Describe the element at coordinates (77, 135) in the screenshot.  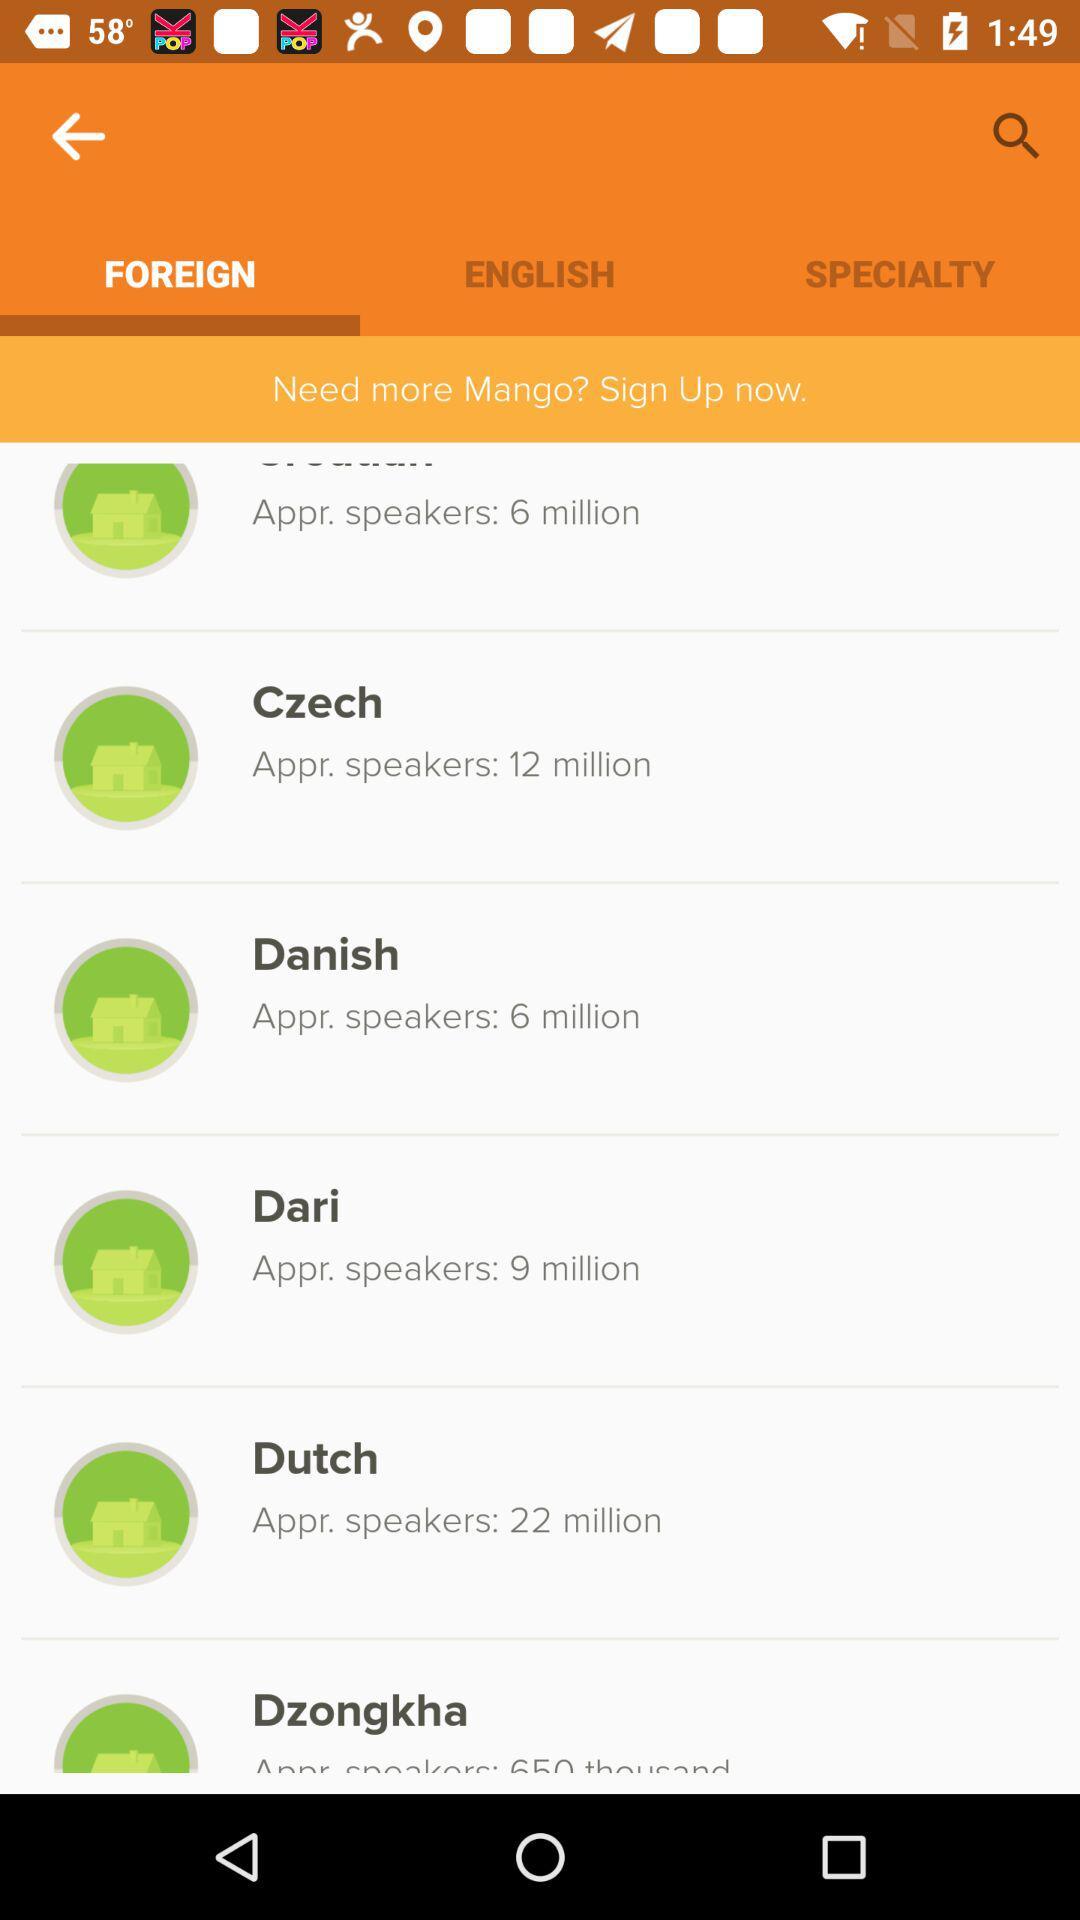
I see `icon above foreign icon` at that location.